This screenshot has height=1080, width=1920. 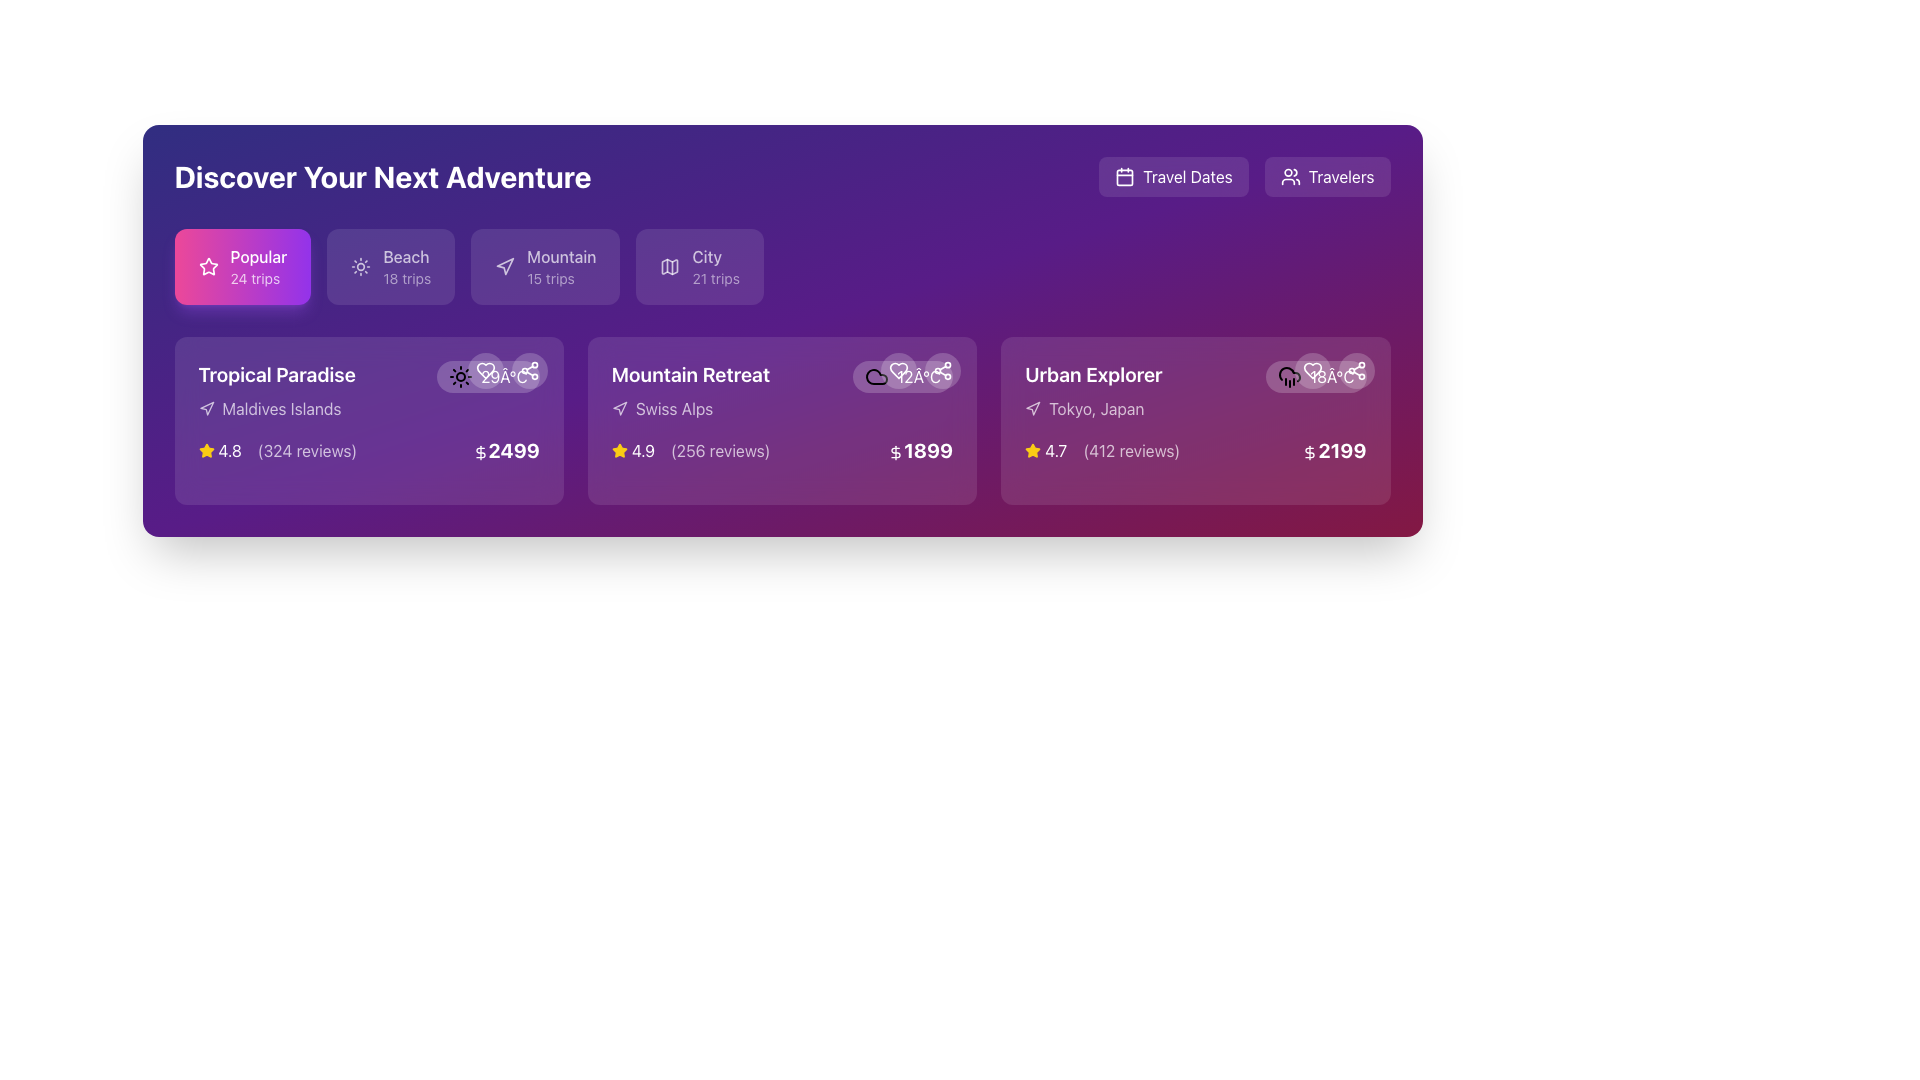 I want to click on the Text label displaying '15 trips' located below the 'Mountain' title within the 'Mountain' category button, so click(x=560, y=278).